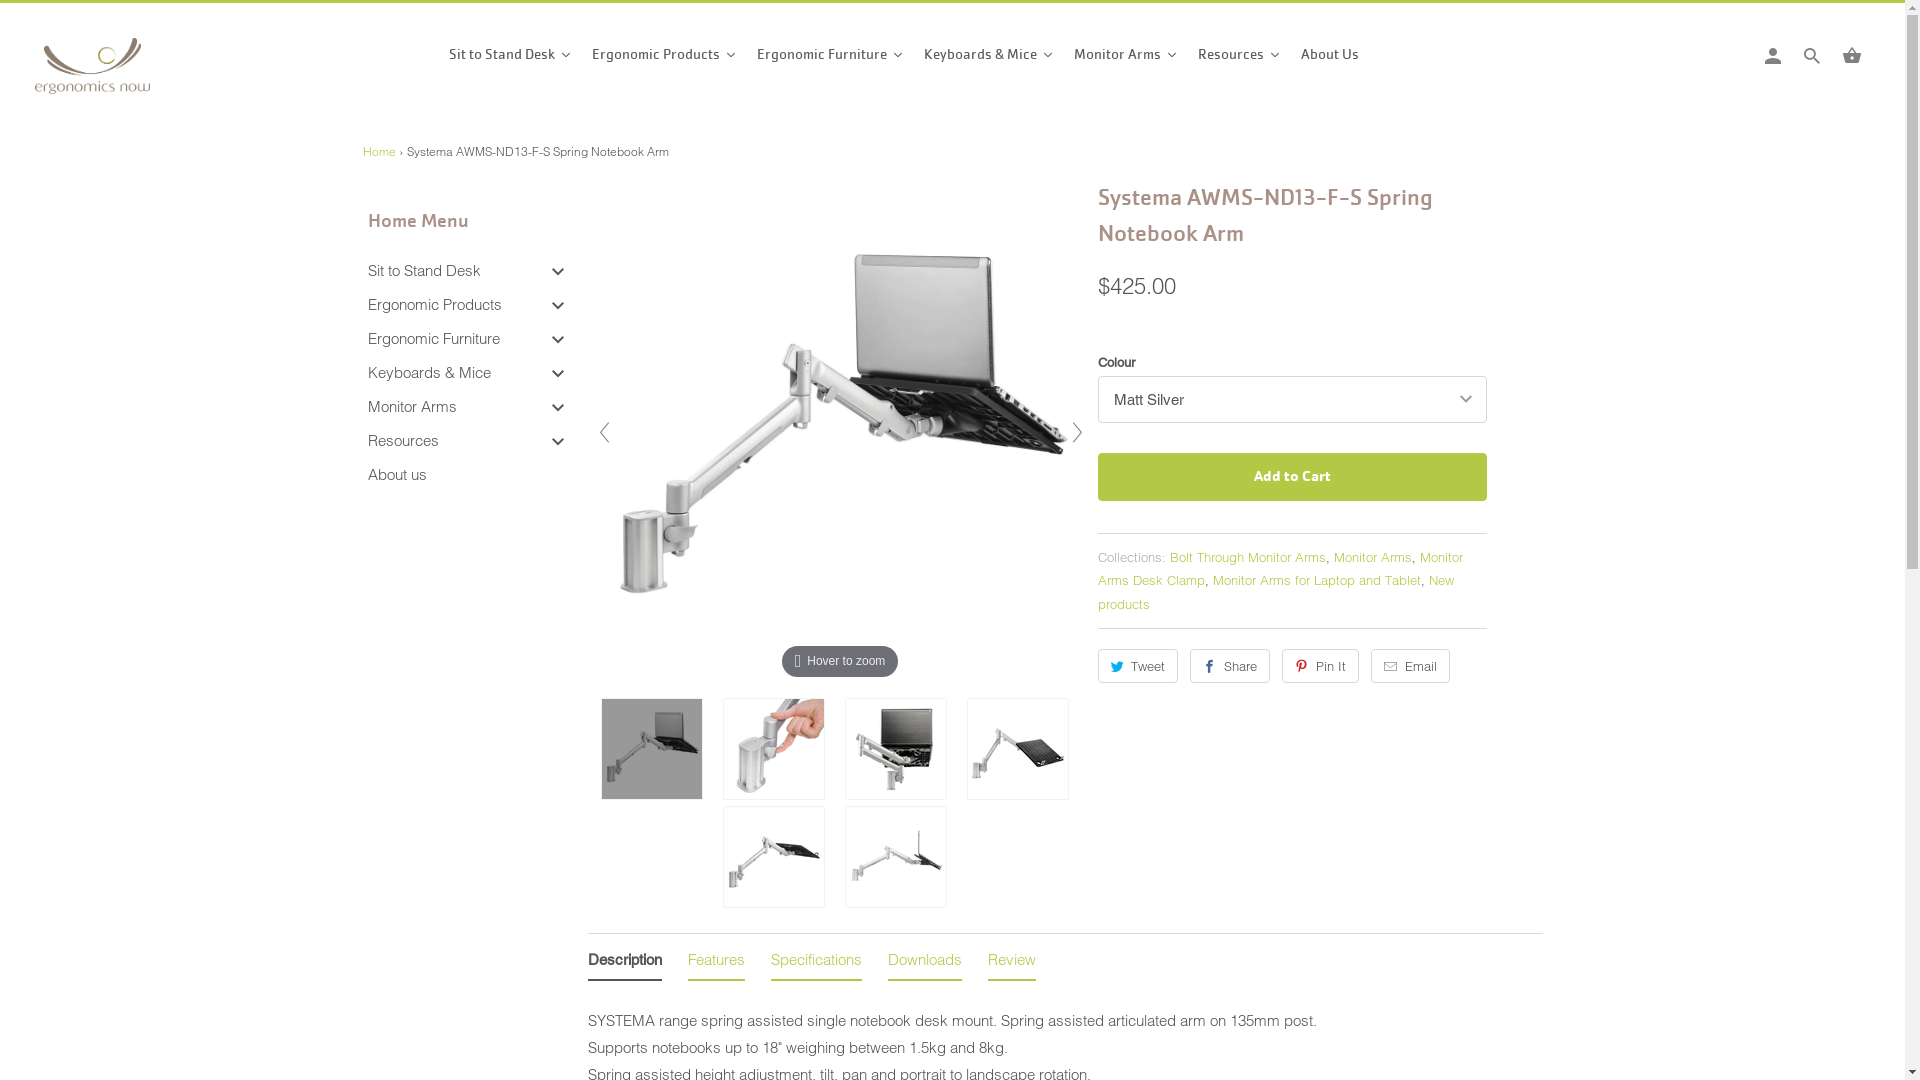 The height and width of the screenshot is (1080, 1920). I want to click on 'Tweet', so click(1138, 666).